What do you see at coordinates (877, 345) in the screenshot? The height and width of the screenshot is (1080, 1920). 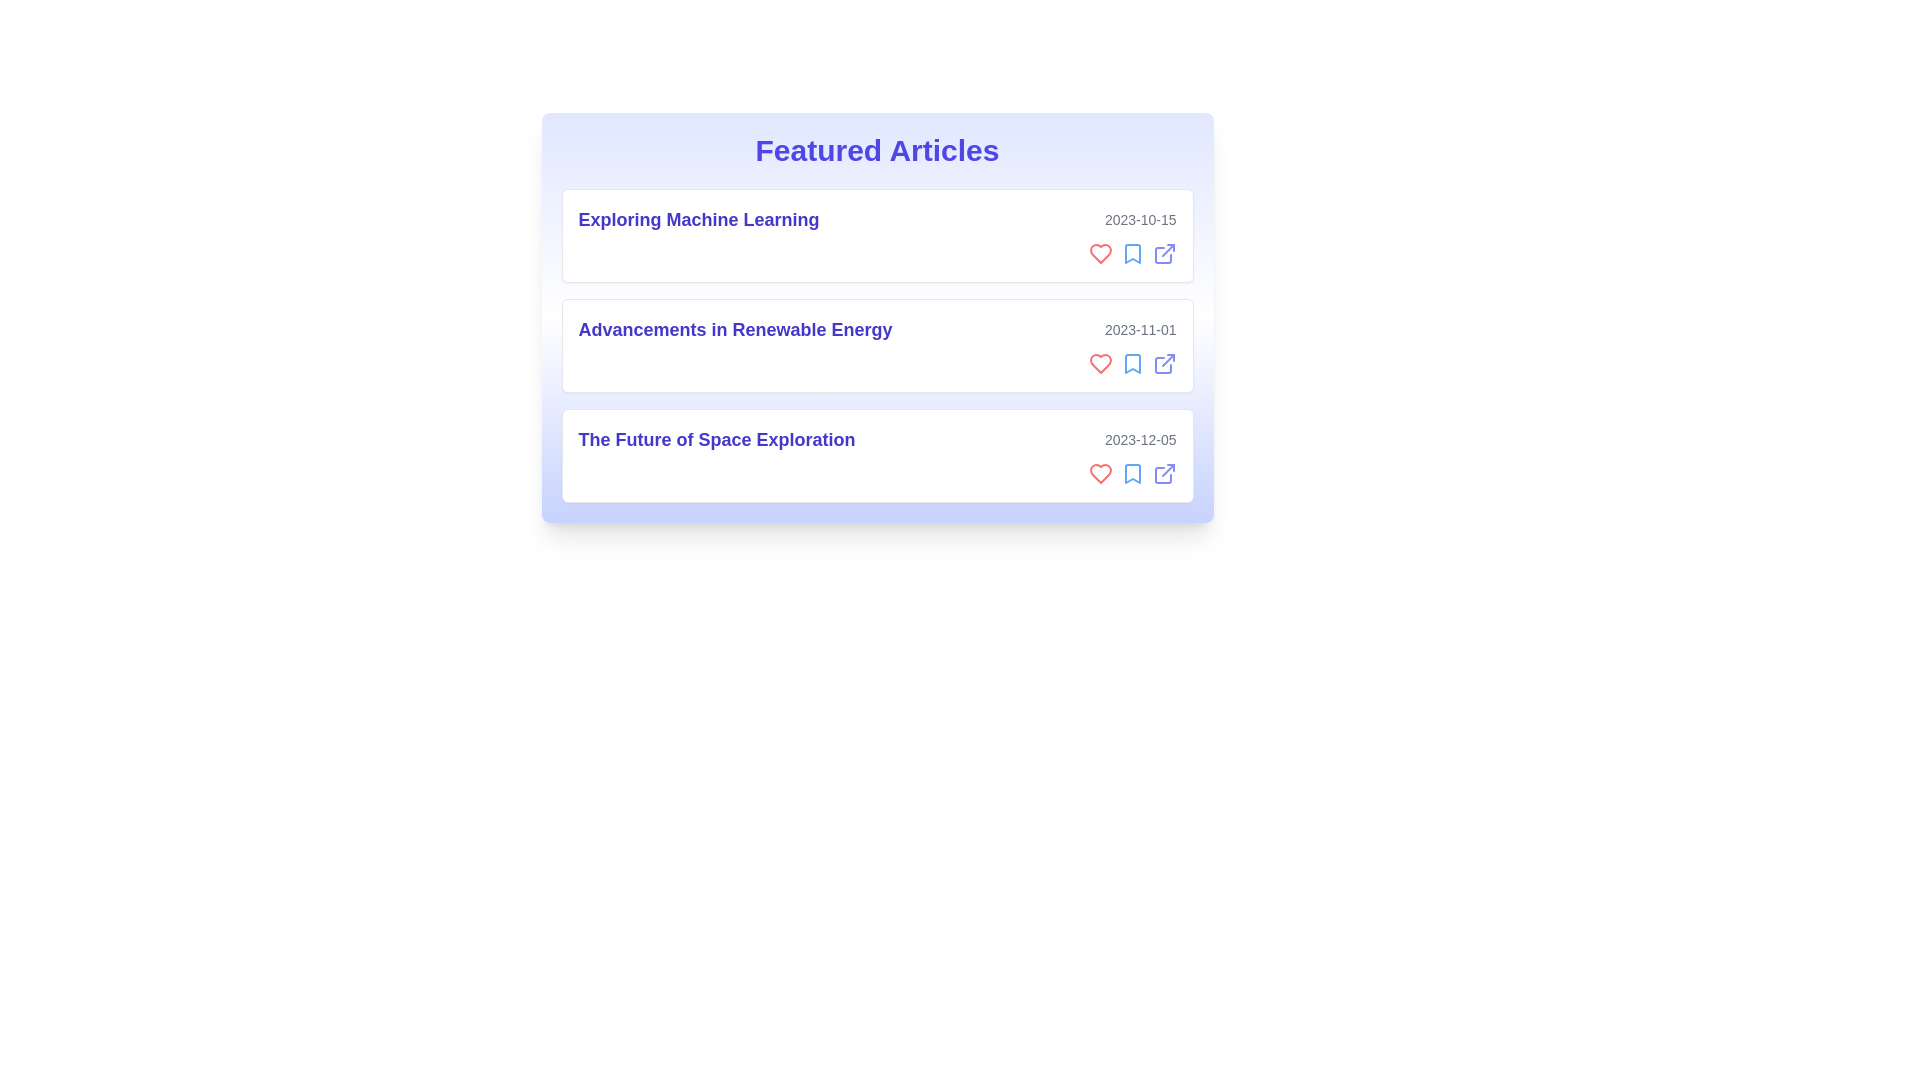 I see `the article titled Advancements in Renewable Energy` at bounding box center [877, 345].